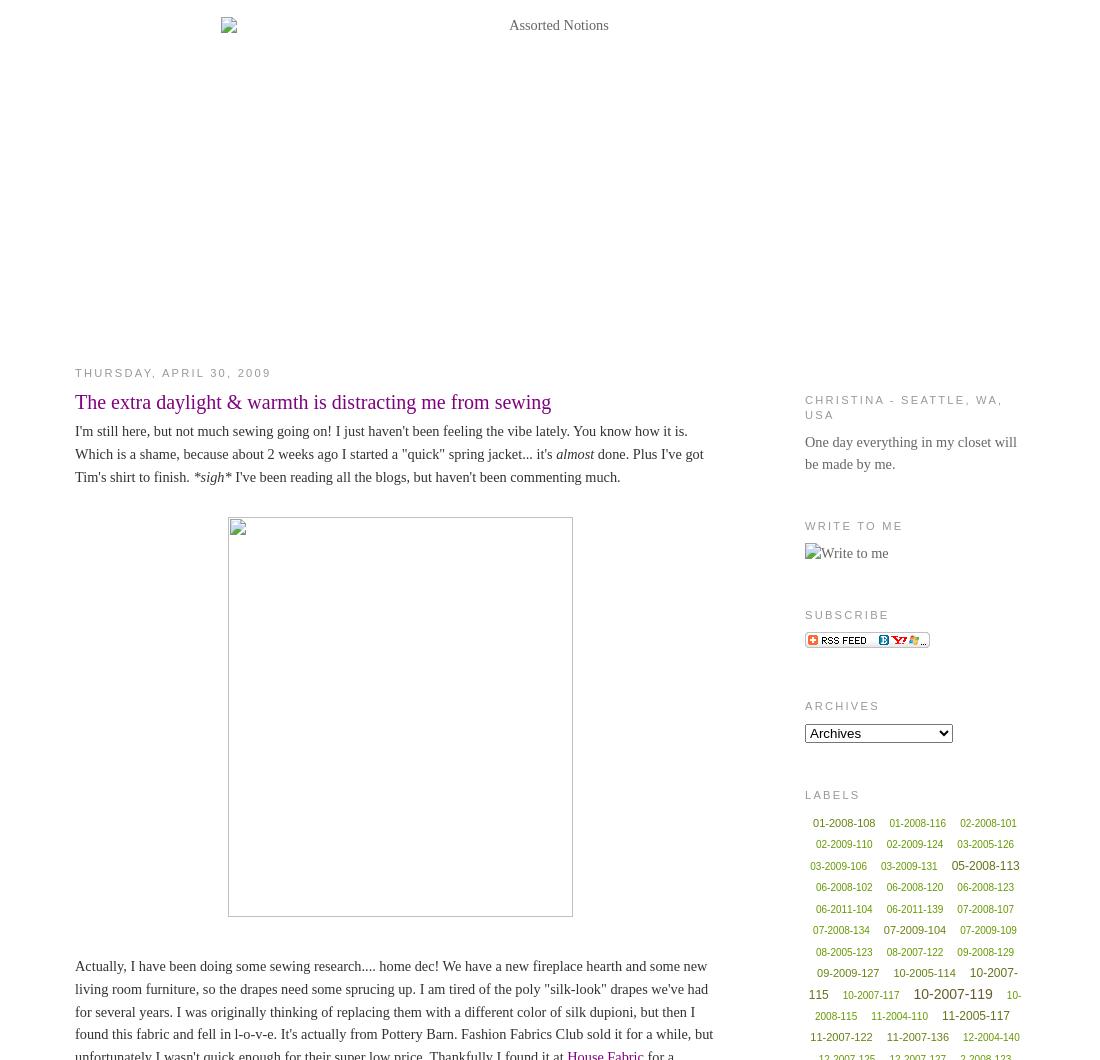 The width and height of the screenshot is (1100, 1060). Describe the element at coordinates (903, 406) in the screenshot. I see `'Christina - Seattle, WA, USA'` at that location.